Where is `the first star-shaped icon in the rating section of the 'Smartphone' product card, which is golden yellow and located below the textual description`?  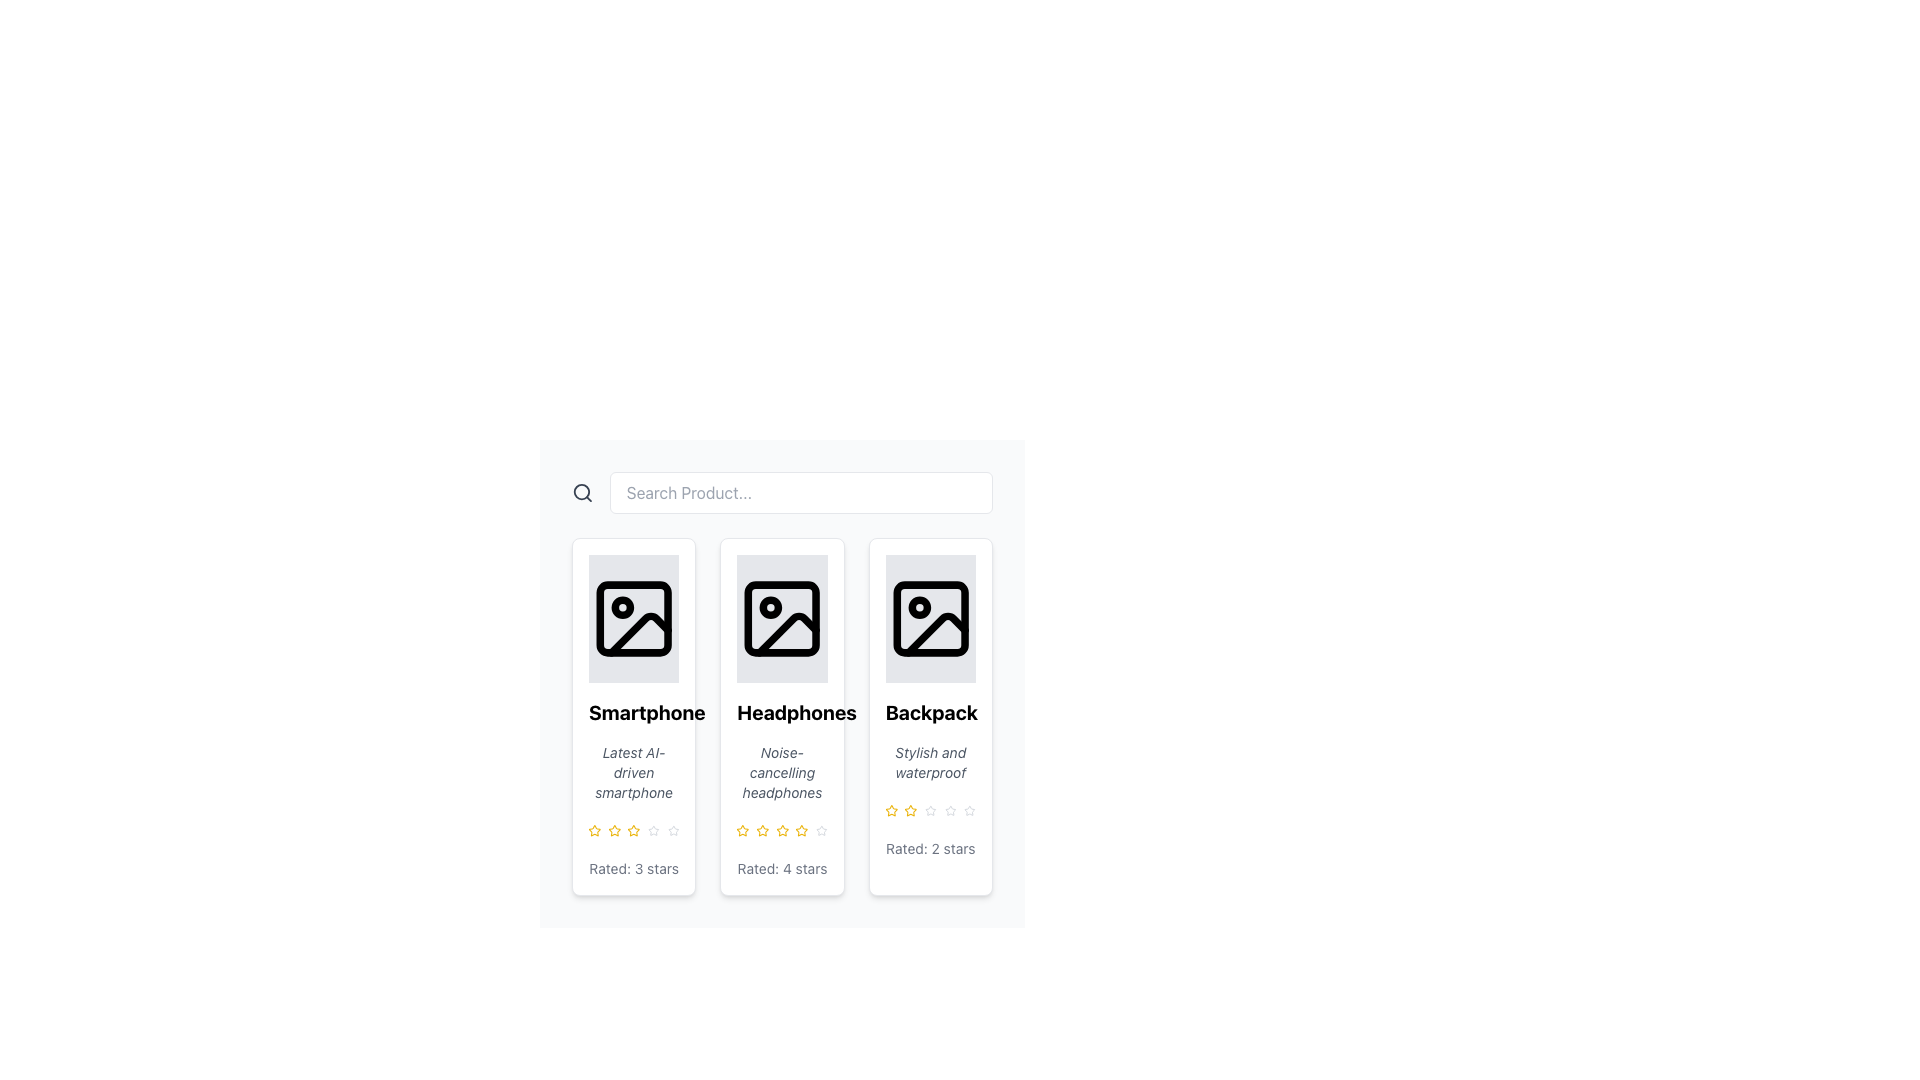 the first star-shaped icon in the rating section of the 'Smartphone' product card, which is golden yellow and located below the textual description is located at coordinates (593, 830).